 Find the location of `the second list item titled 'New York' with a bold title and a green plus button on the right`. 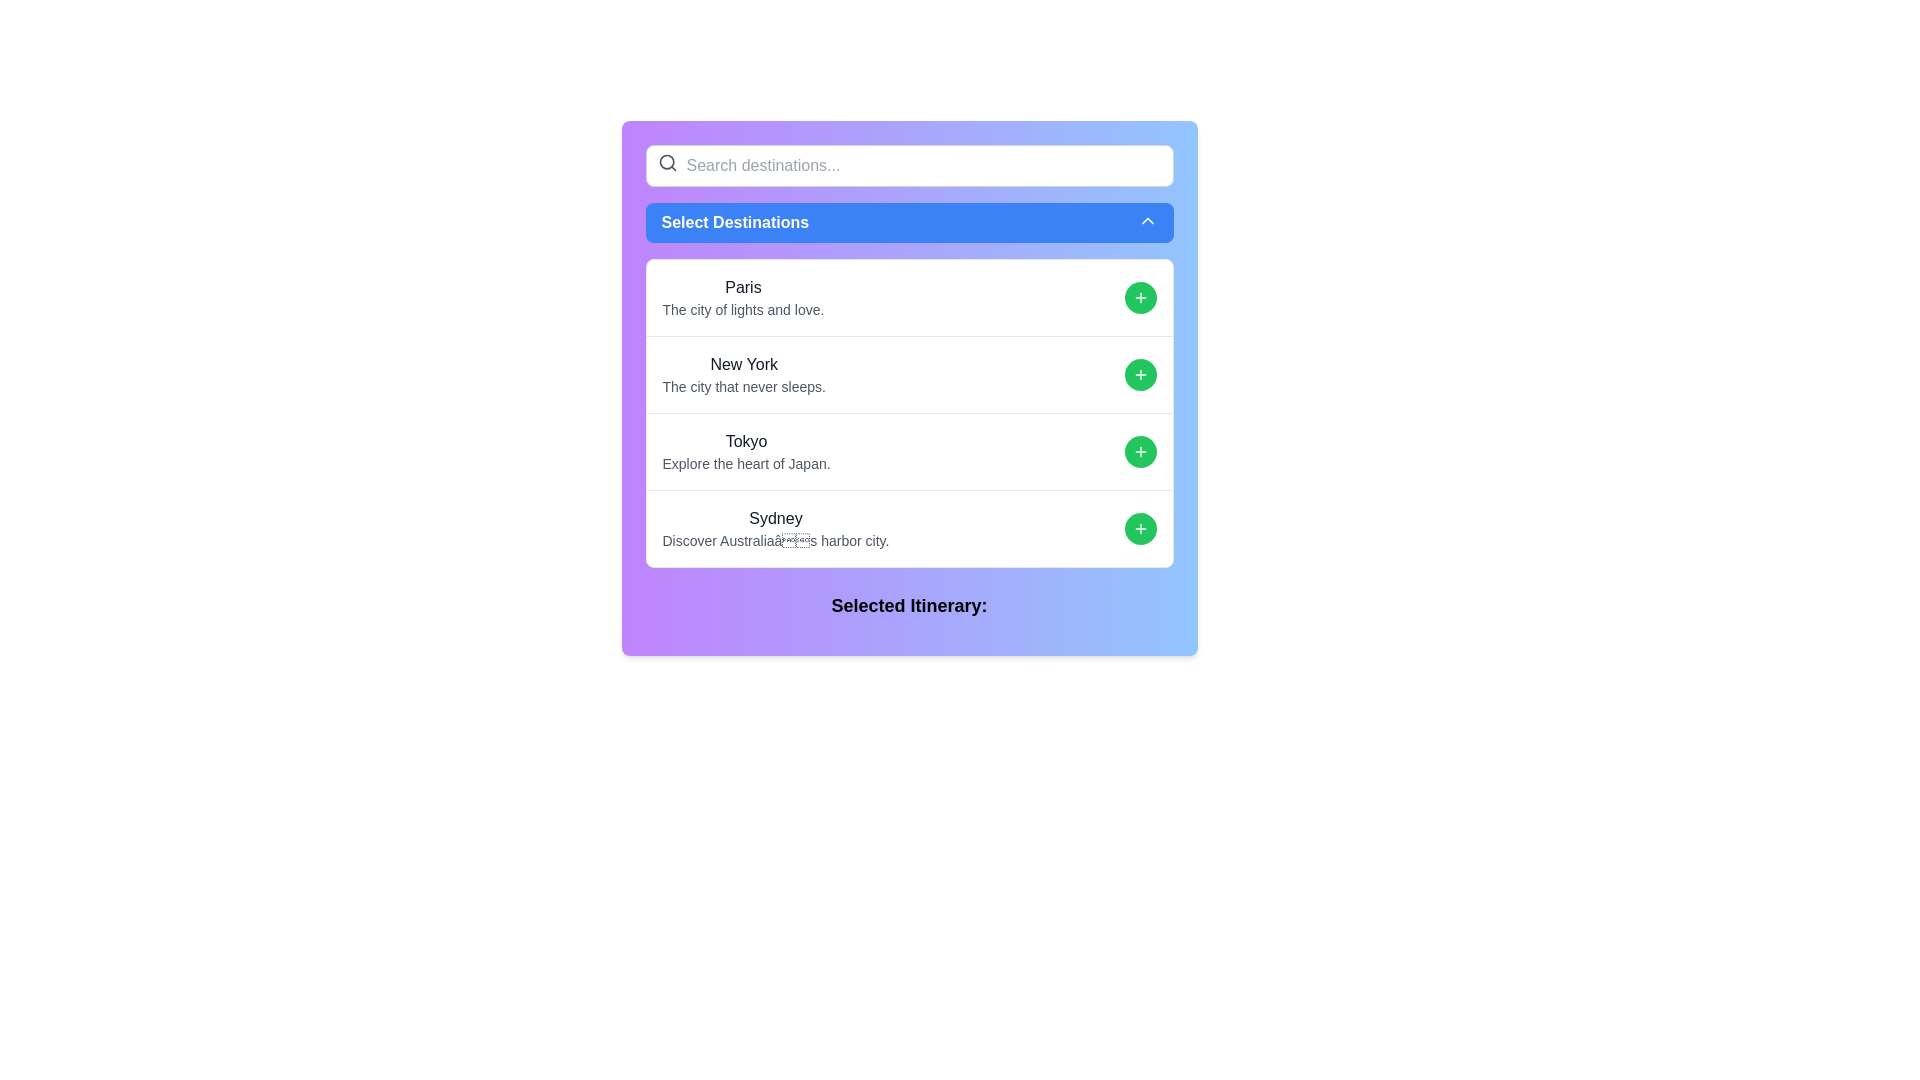

the second list item titled 'New York' with a bold title and a green plus button on the right is located at coordinates (908, 374).